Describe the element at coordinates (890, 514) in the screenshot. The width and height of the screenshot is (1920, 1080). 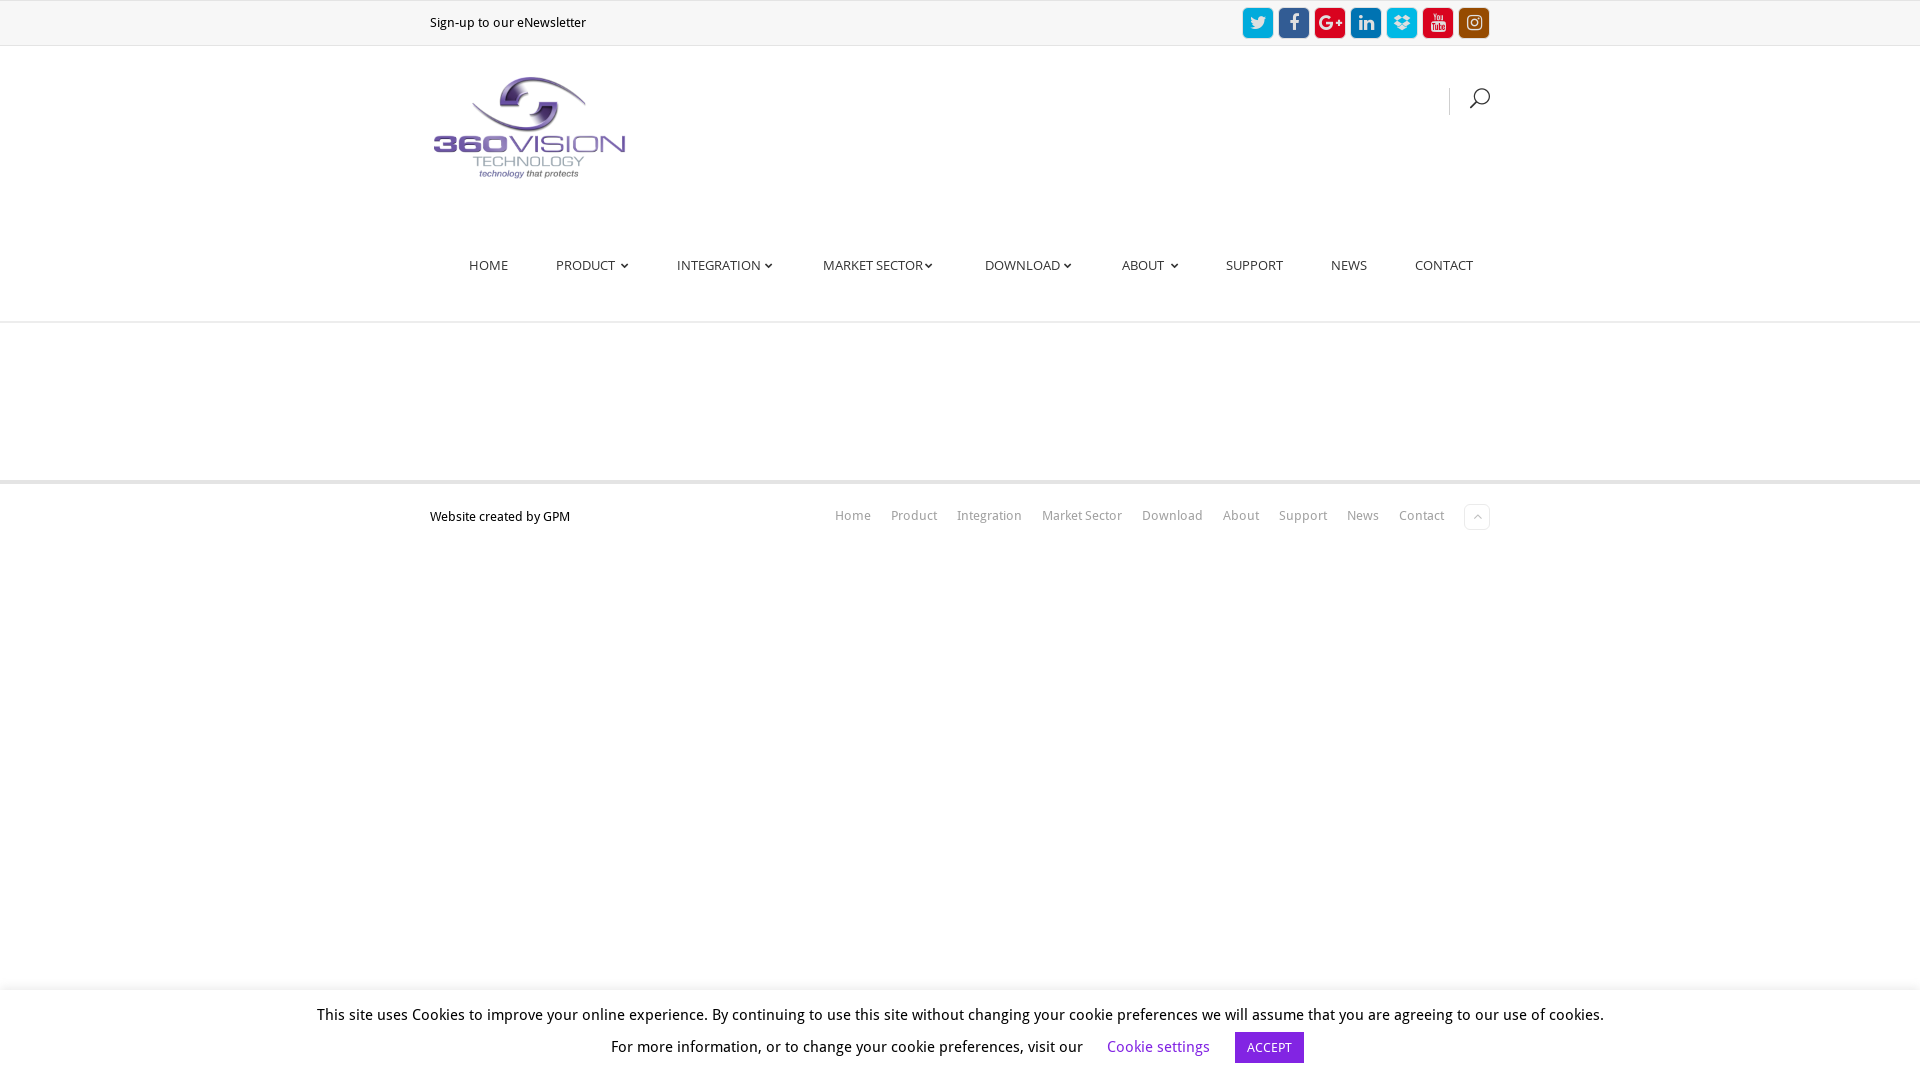
I see `'Product'` at that location.